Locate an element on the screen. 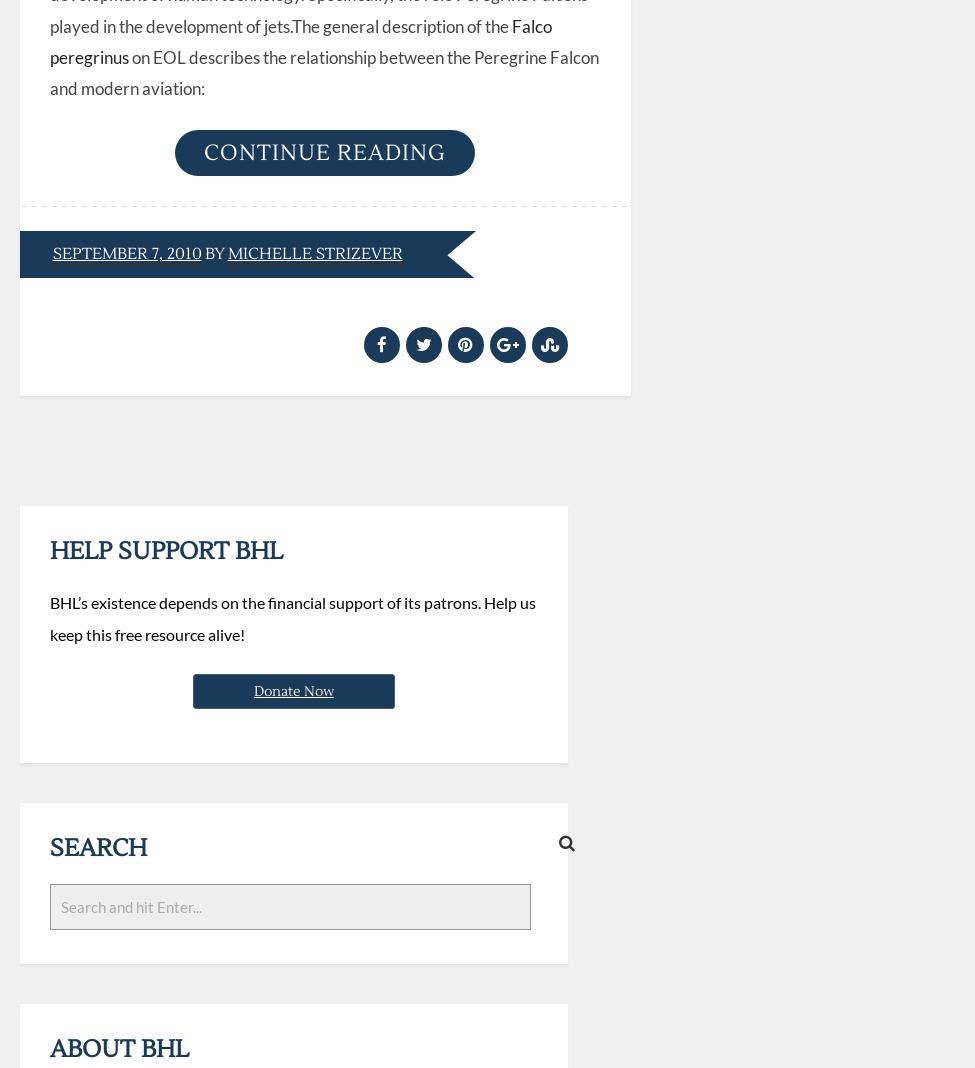  'Falco peregrinus' is located at coordinates (299, 40).